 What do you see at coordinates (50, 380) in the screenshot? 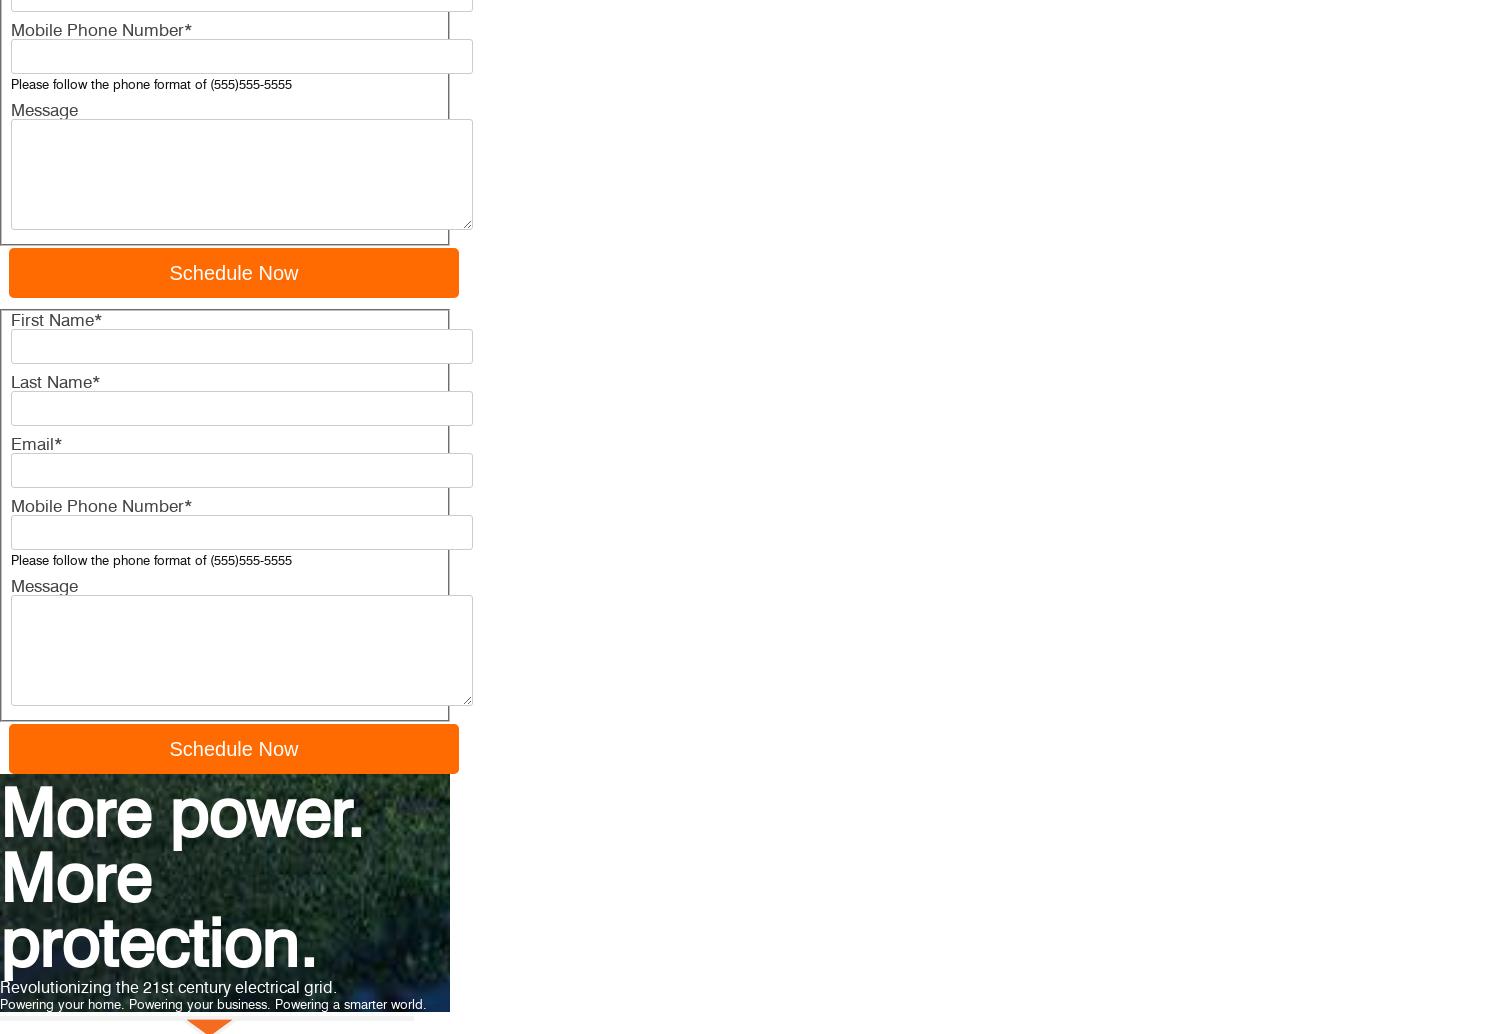
I see `'Last Name'` at bounding box center [50, 380].